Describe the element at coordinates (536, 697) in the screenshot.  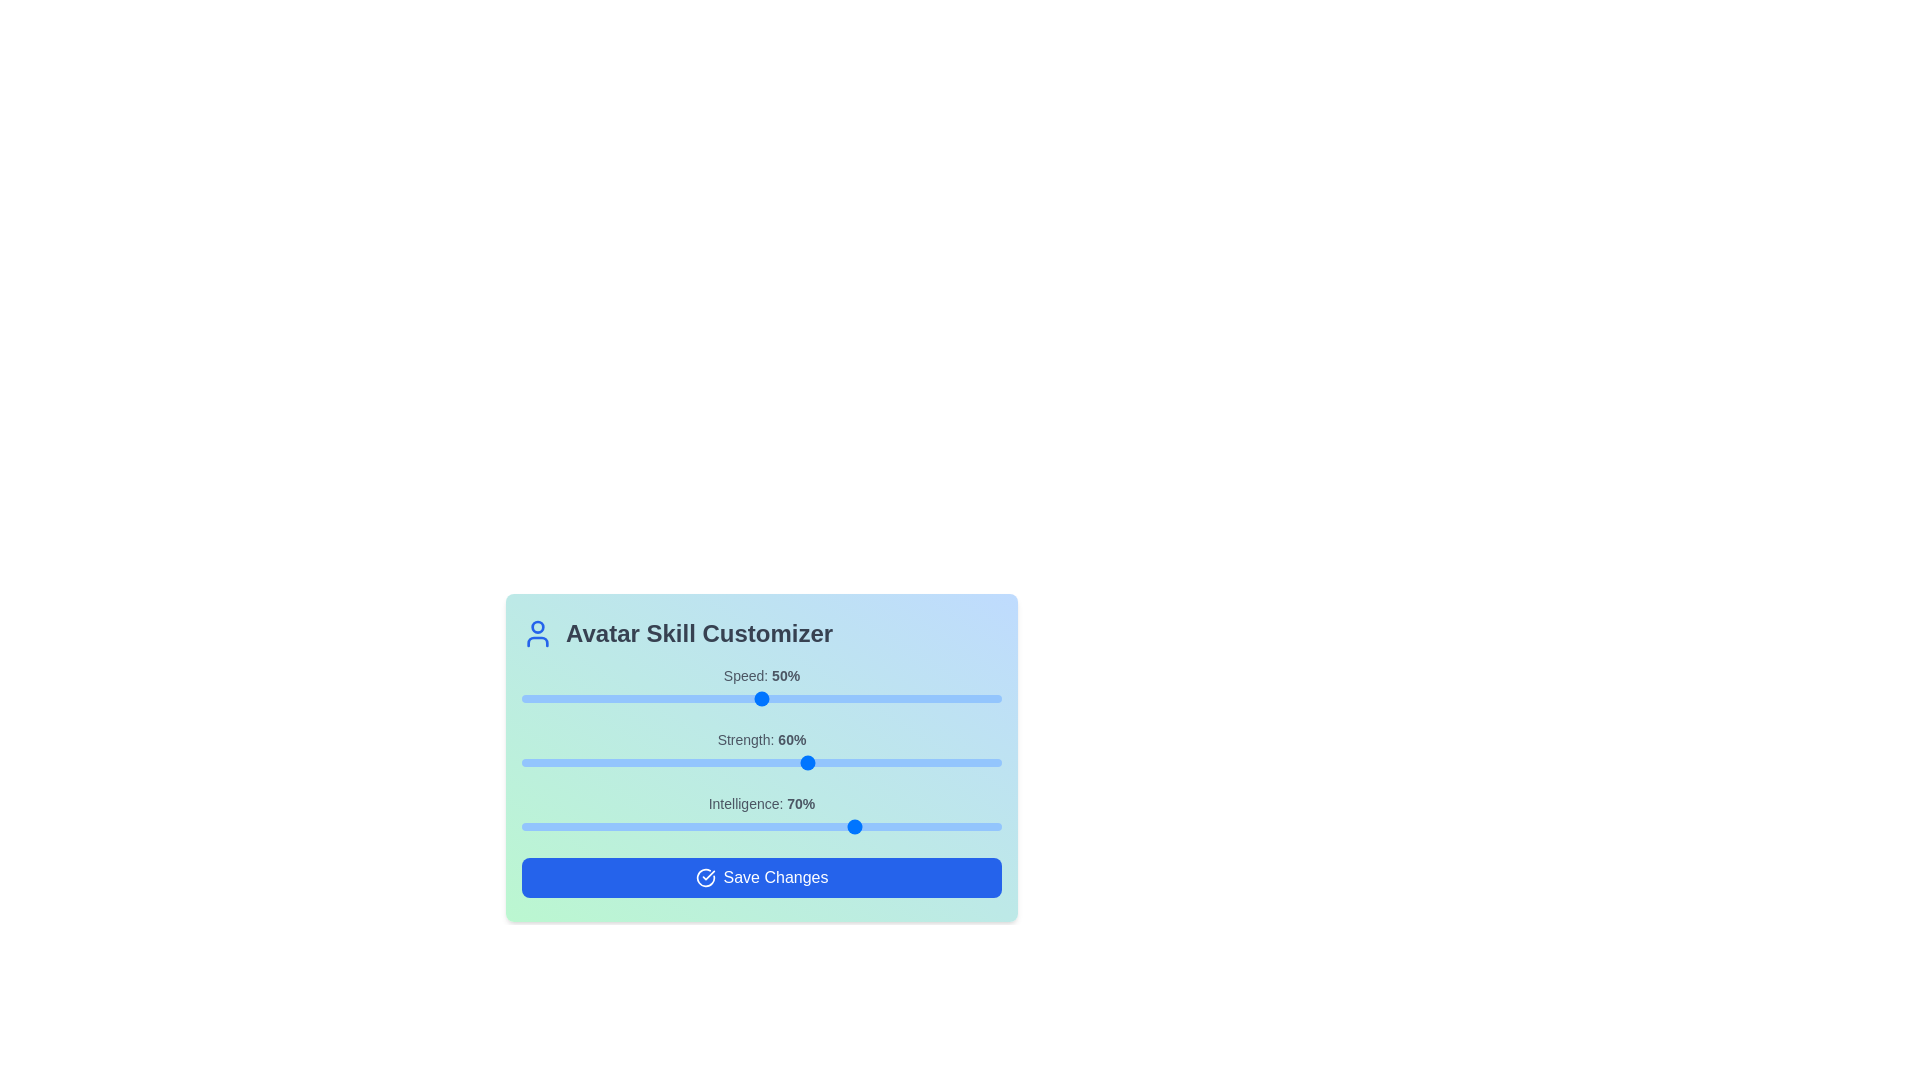
I see `the speed` at that location.